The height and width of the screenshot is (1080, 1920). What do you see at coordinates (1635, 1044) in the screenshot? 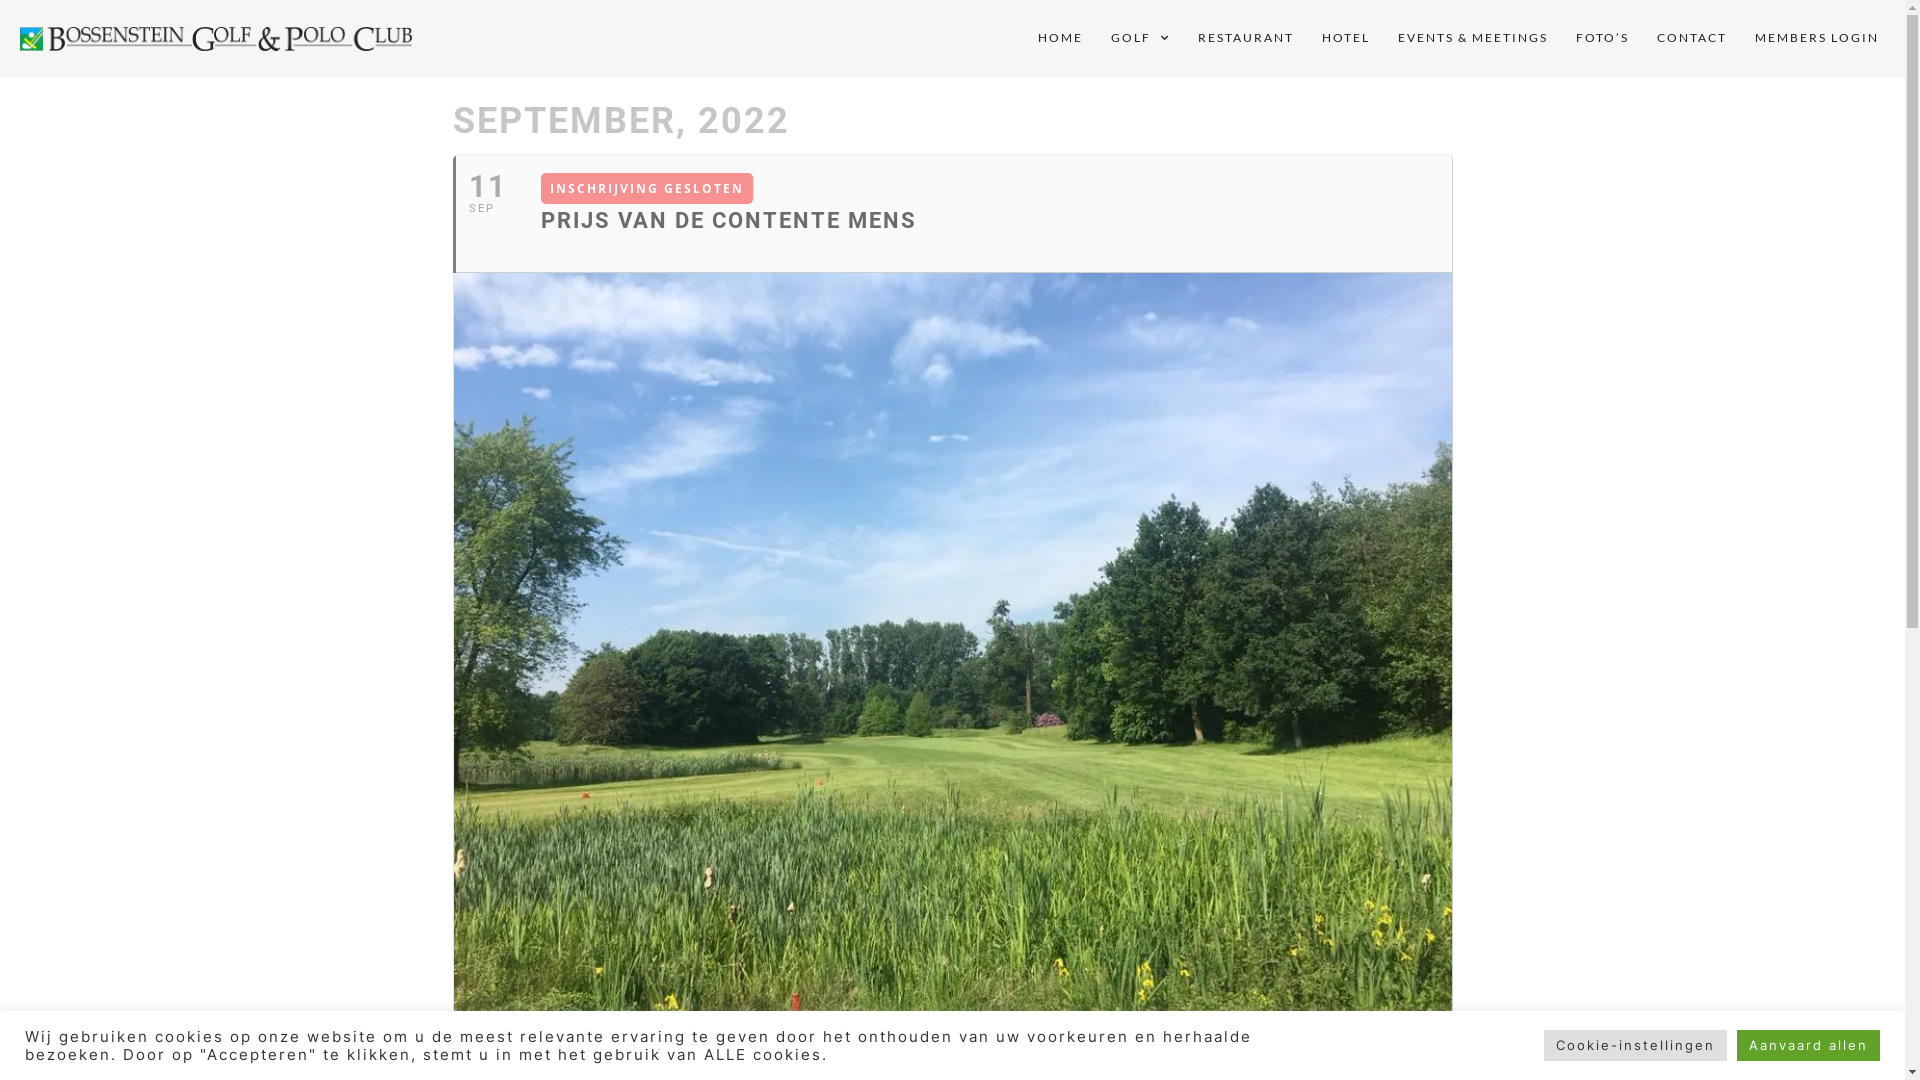
I see `'Cookie-instellingen'` at bounding box center [1635, 1044].